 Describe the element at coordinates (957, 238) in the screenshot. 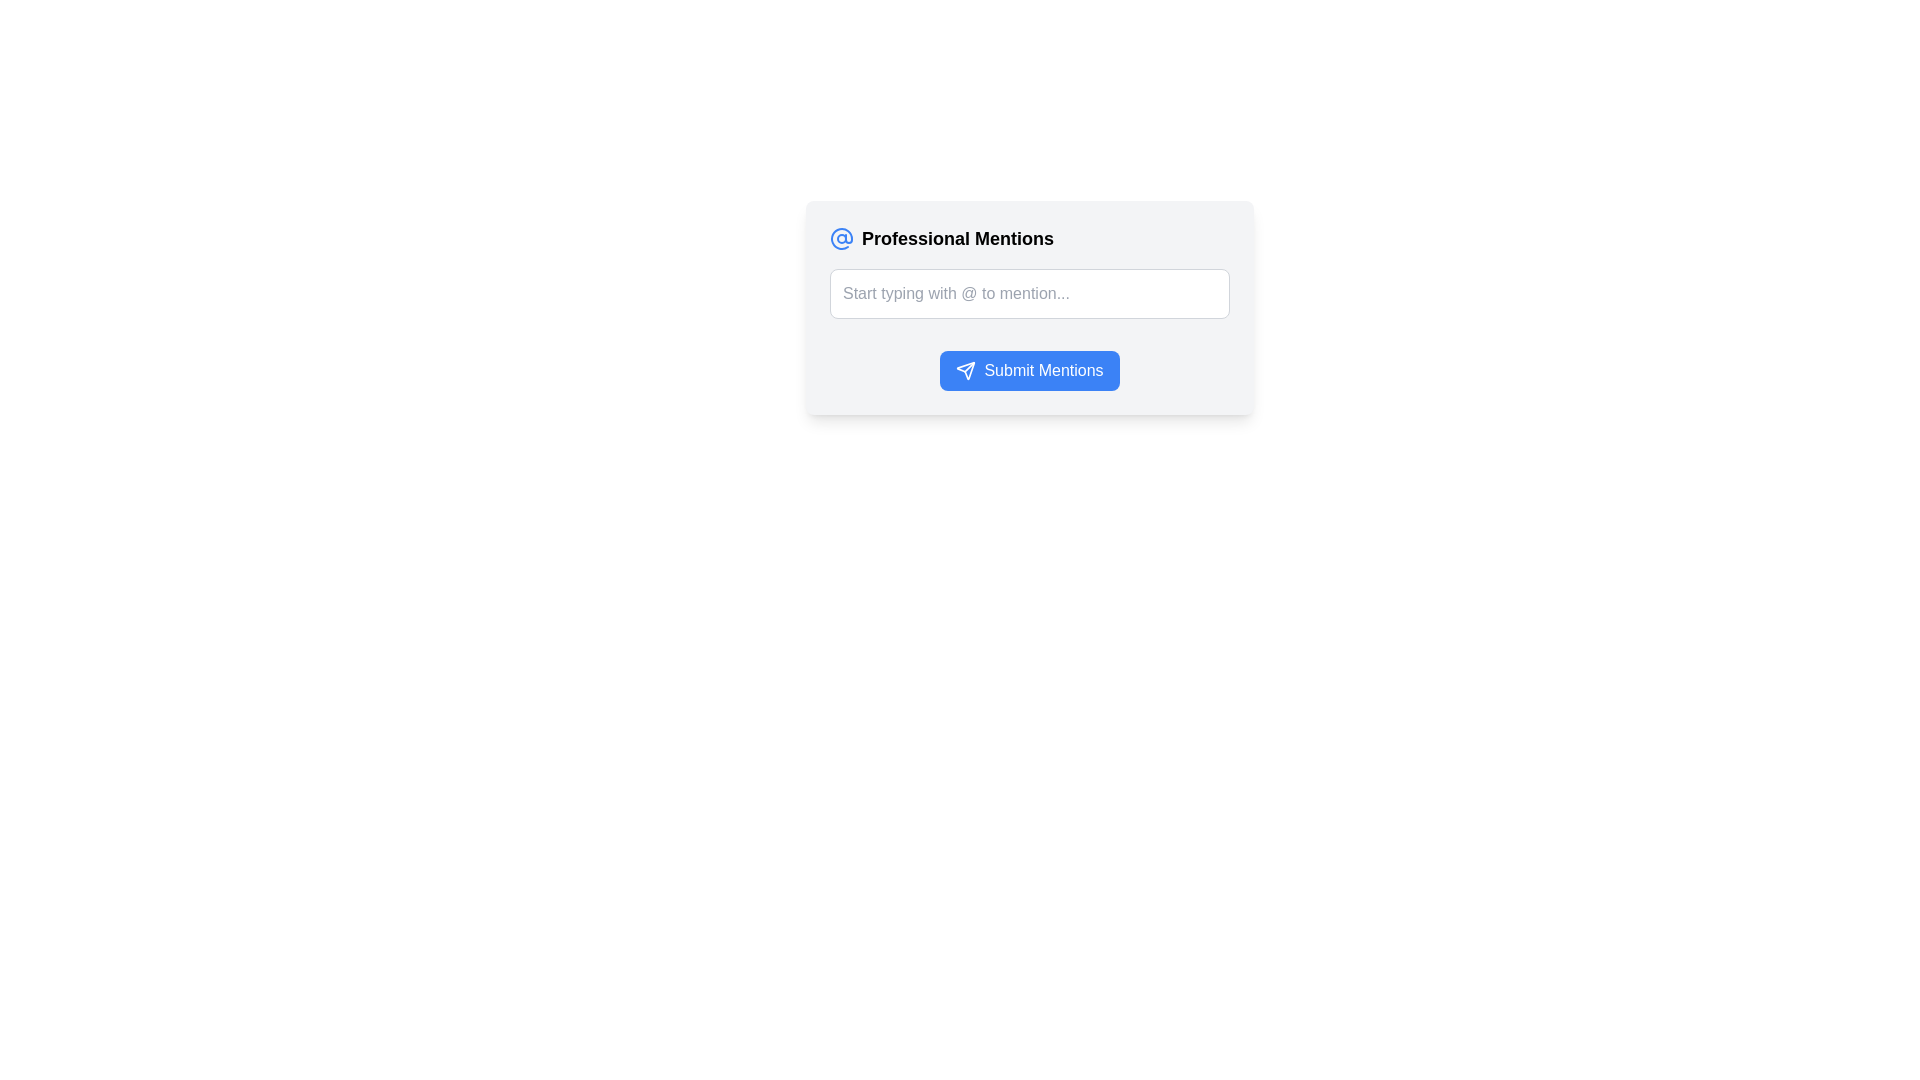

I see `the text heading labeled 'Professional Mentions', which is styled in a larger bold font and located to the right of a blue at-sign icon in the upper-left section of the focus interface card` at that location.